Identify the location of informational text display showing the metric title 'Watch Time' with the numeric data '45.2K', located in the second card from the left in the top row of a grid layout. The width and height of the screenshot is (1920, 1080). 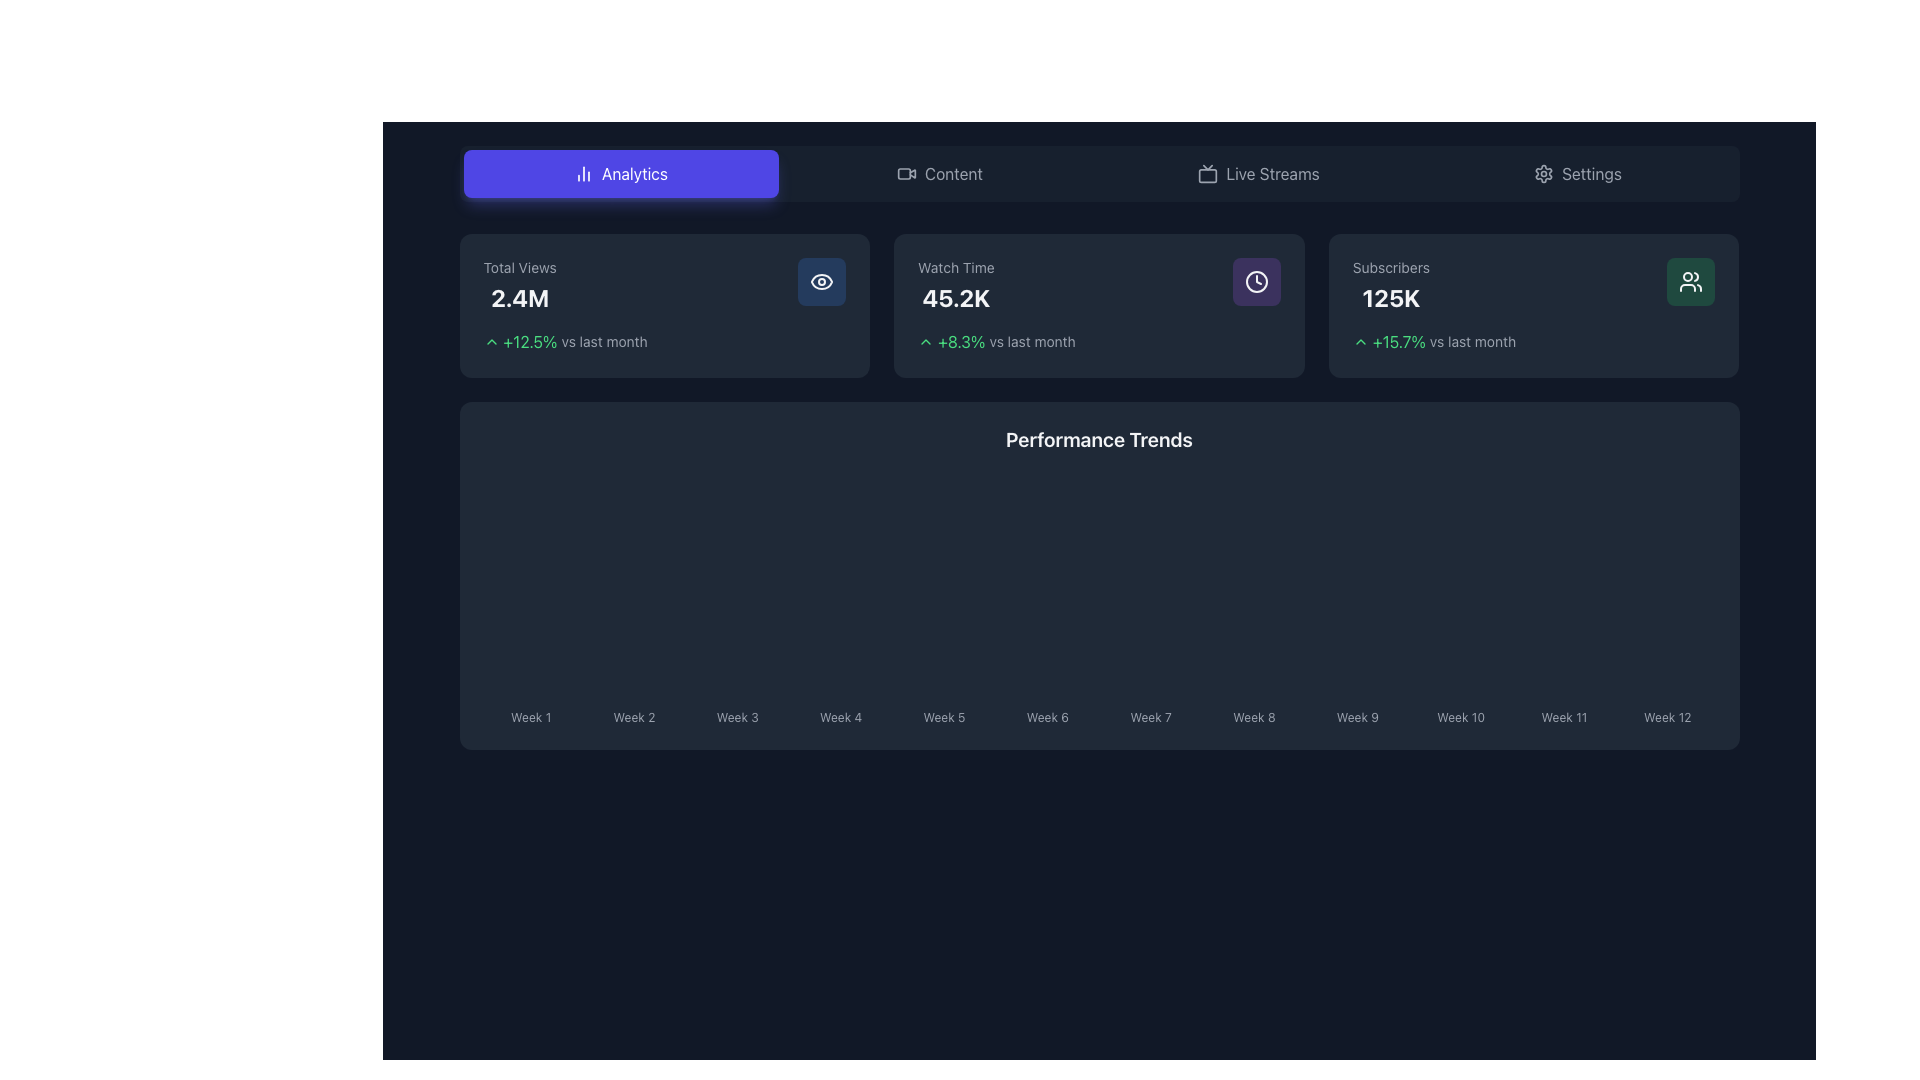
(955, 285).